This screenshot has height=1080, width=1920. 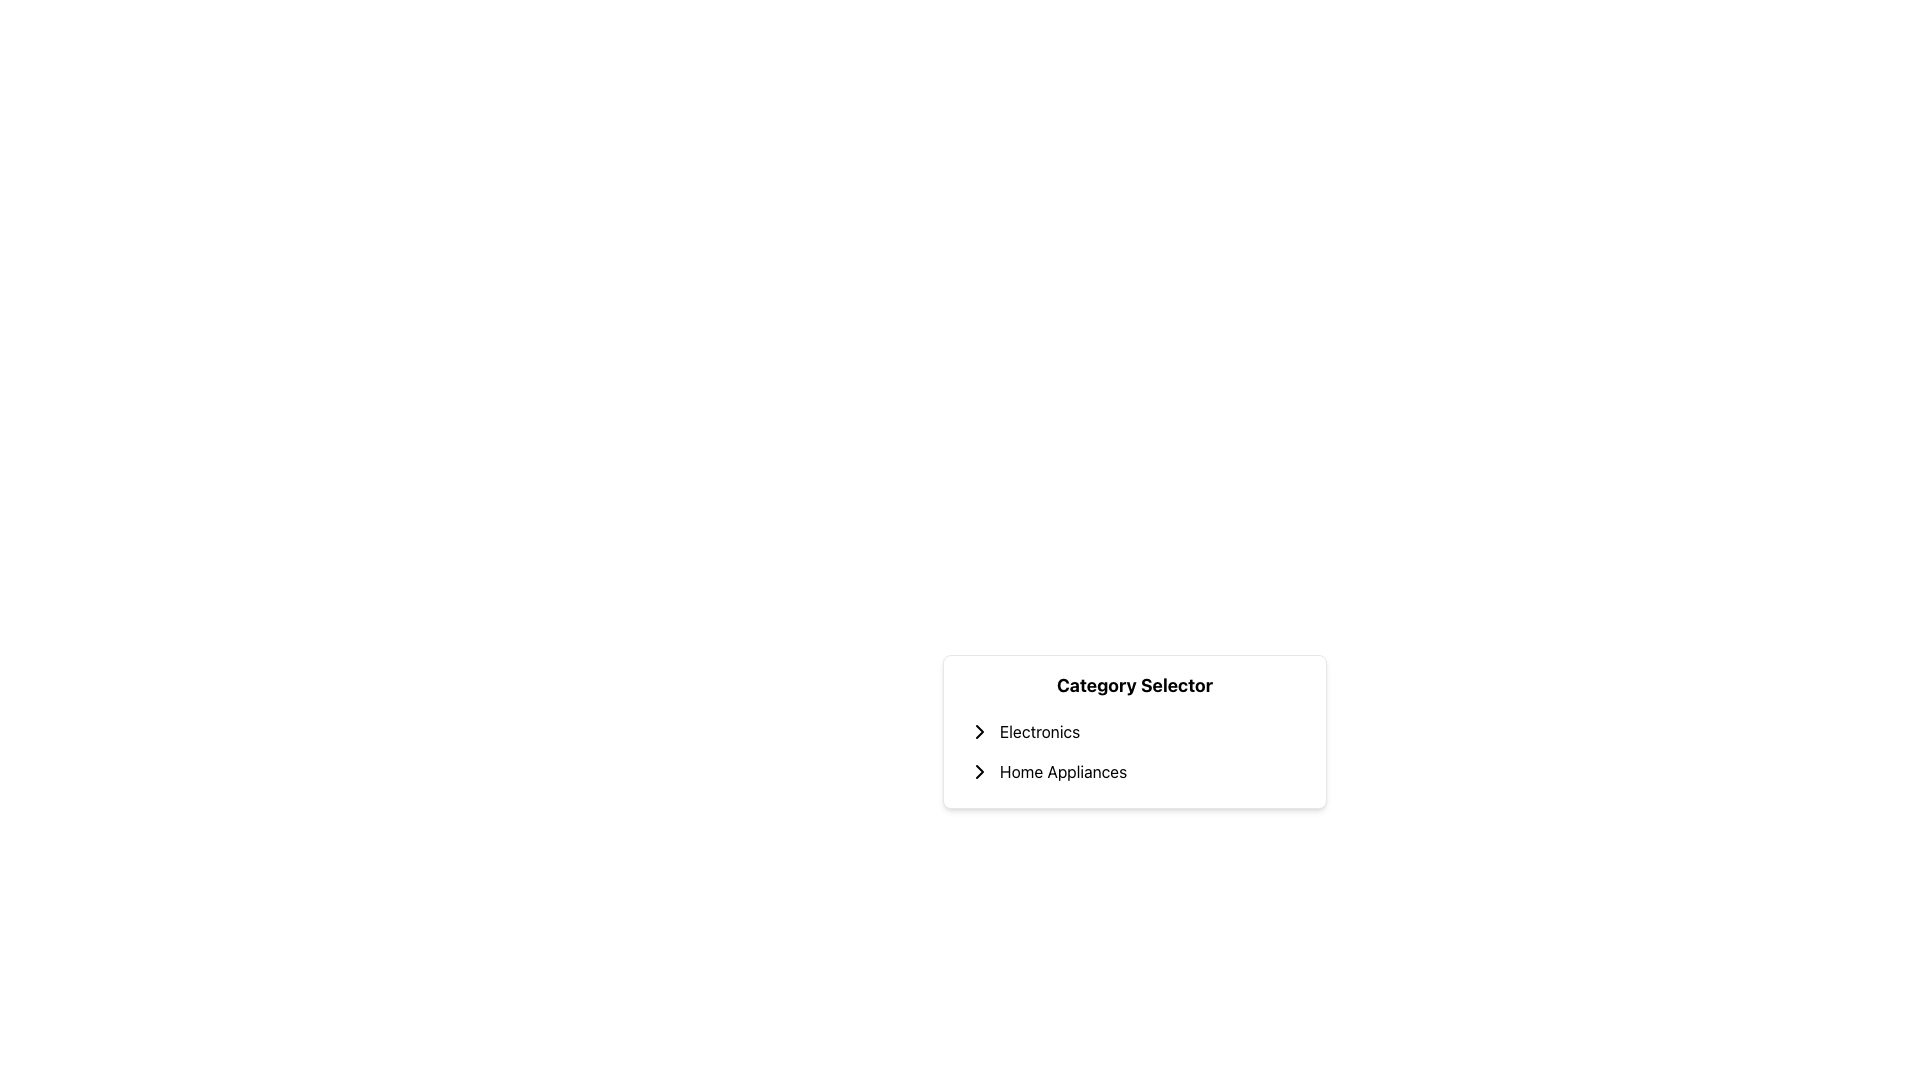 I want to click on the right-facing chevron arrow icon located to the immediate left of the 'Electronics' text, so click(x=979, y=732).